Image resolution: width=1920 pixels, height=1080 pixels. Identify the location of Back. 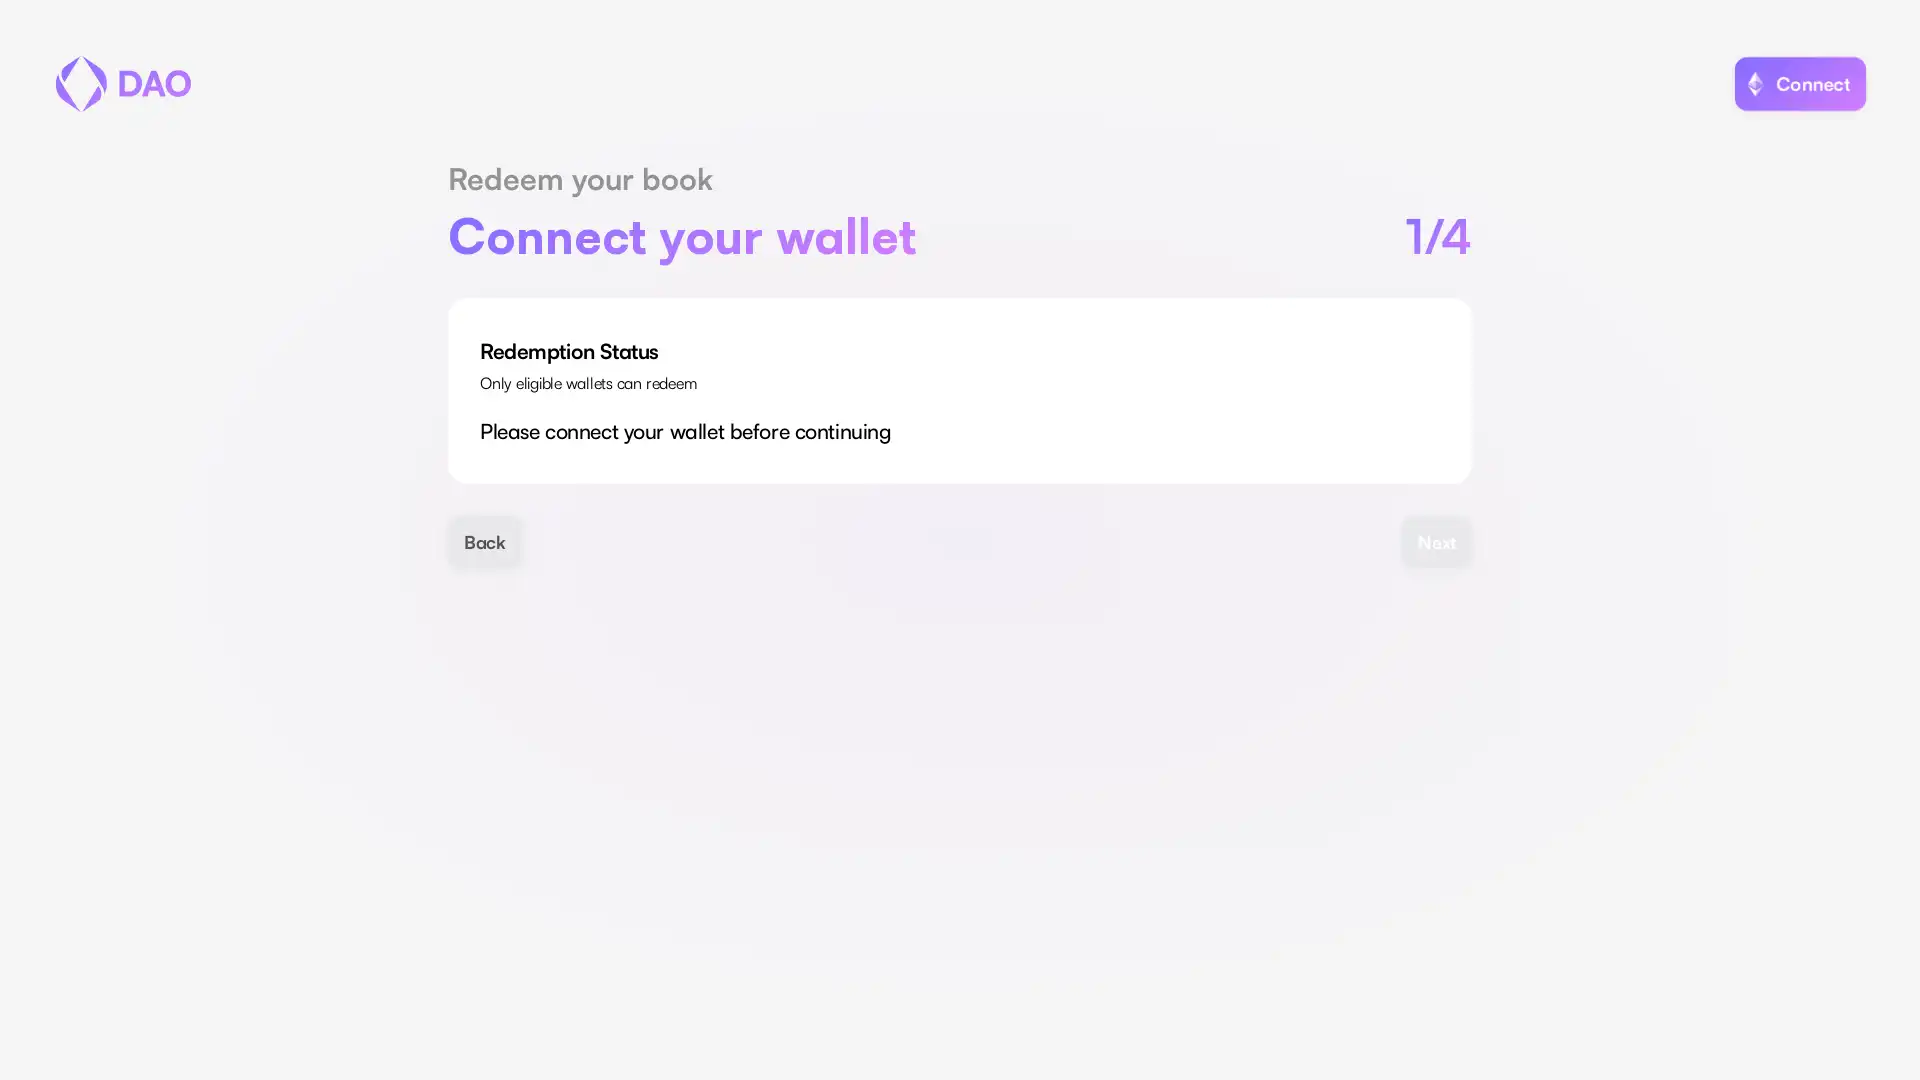
(484, 540).